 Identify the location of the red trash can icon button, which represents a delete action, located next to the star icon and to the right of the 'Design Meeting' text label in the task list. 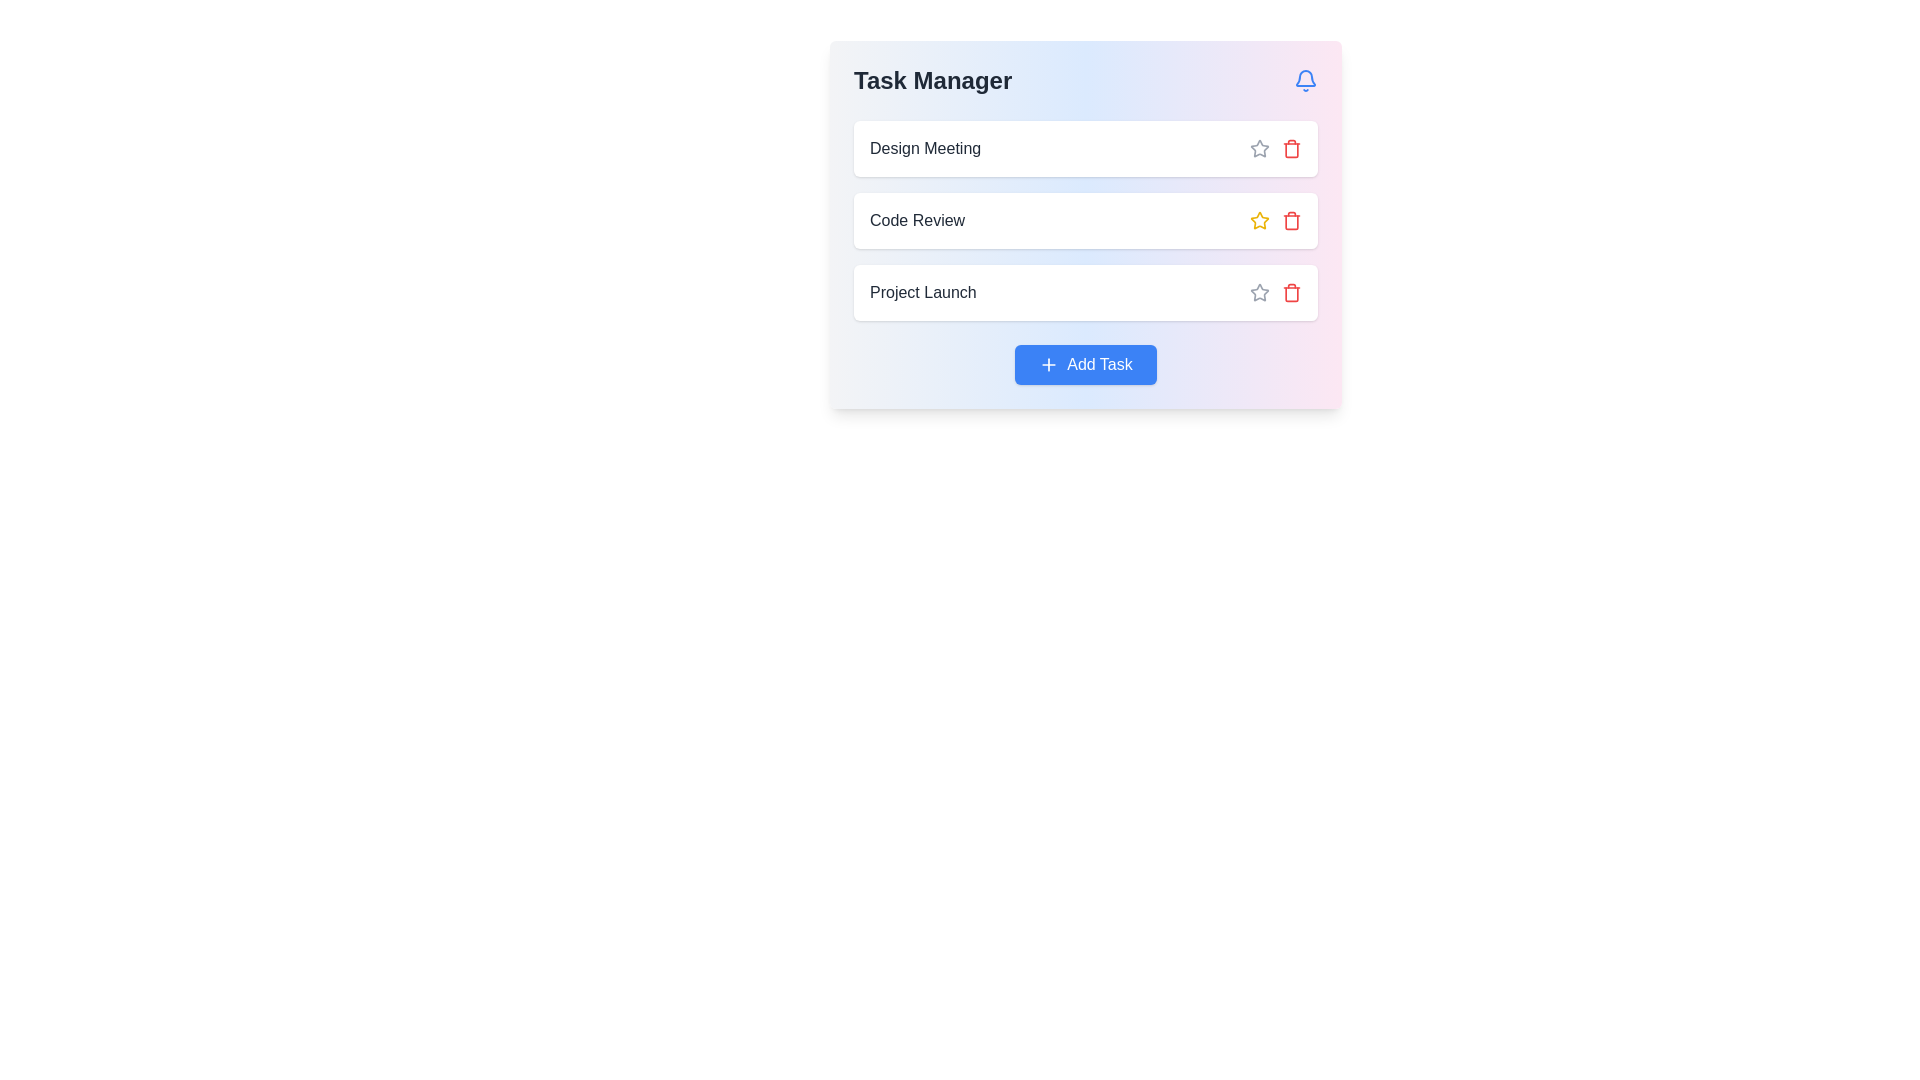
(1291, 148).